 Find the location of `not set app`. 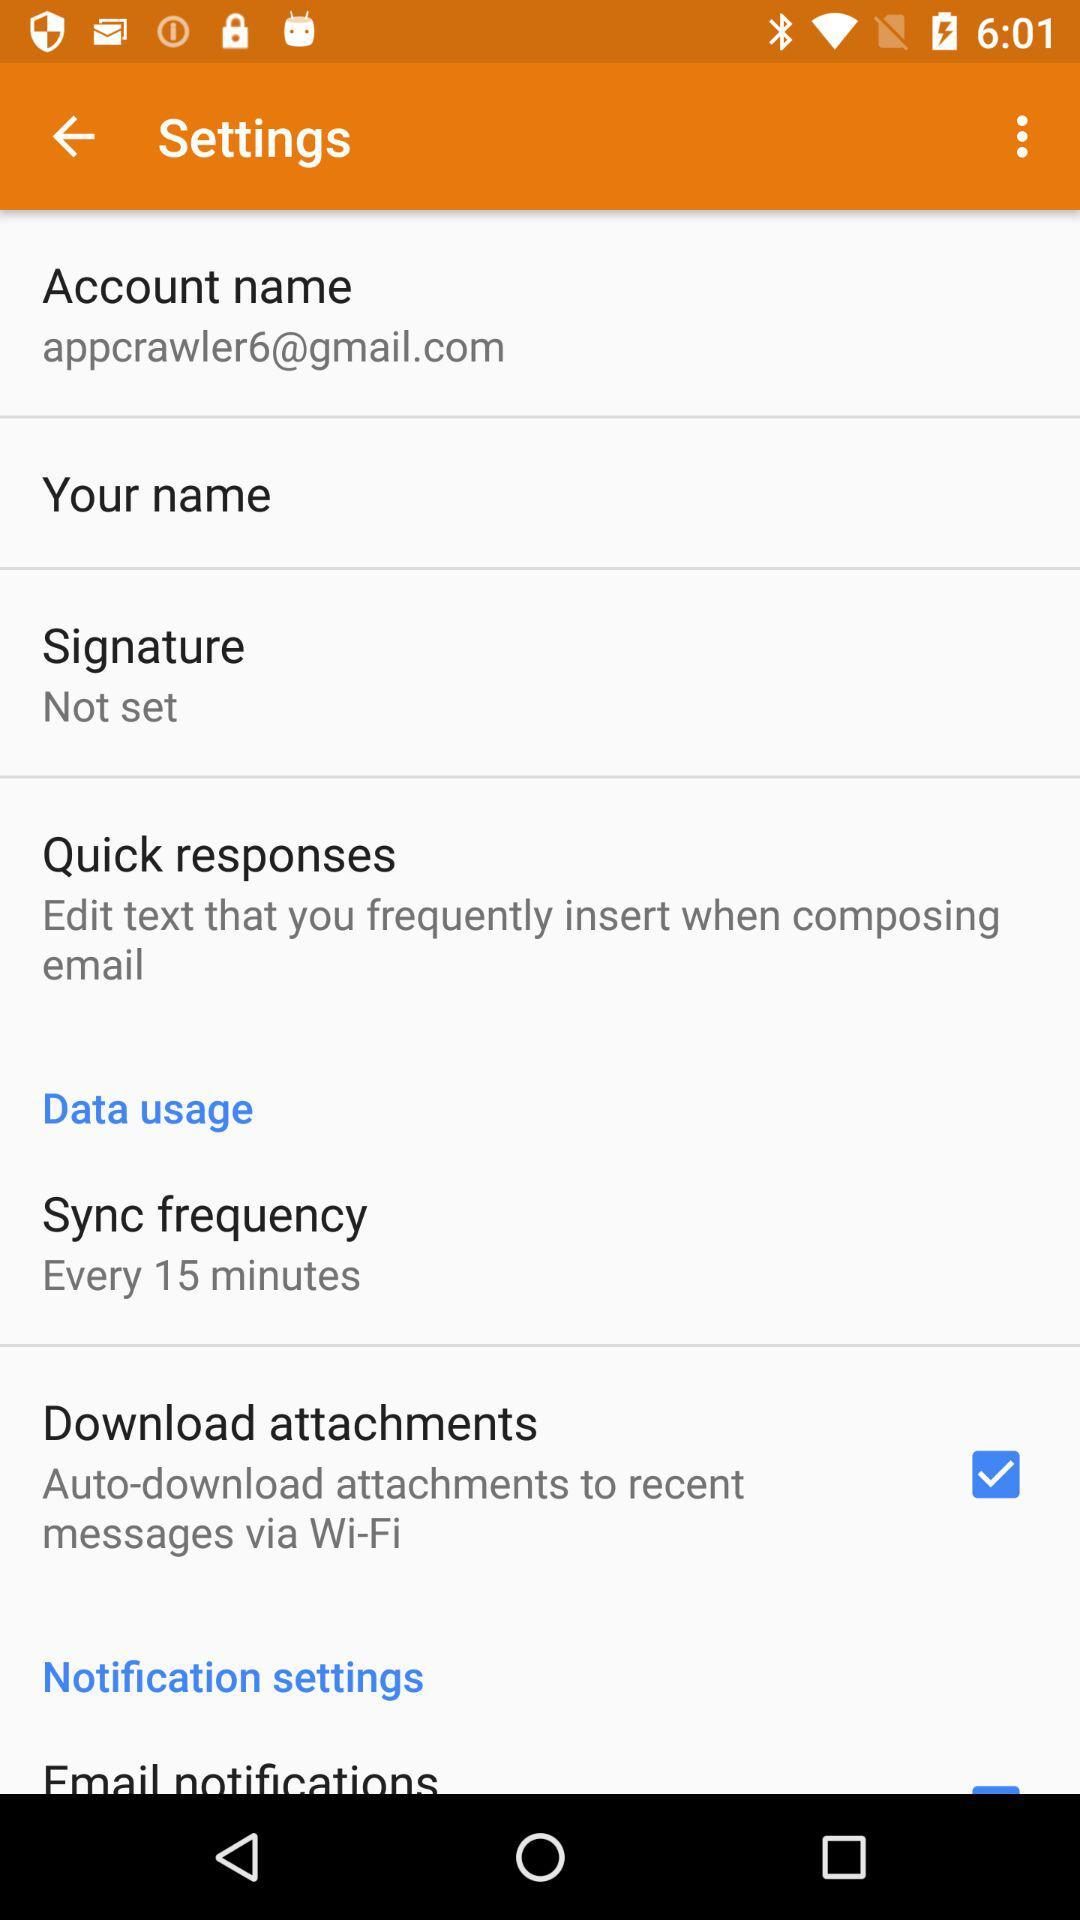

not set app is located at coordinates (109, 705).